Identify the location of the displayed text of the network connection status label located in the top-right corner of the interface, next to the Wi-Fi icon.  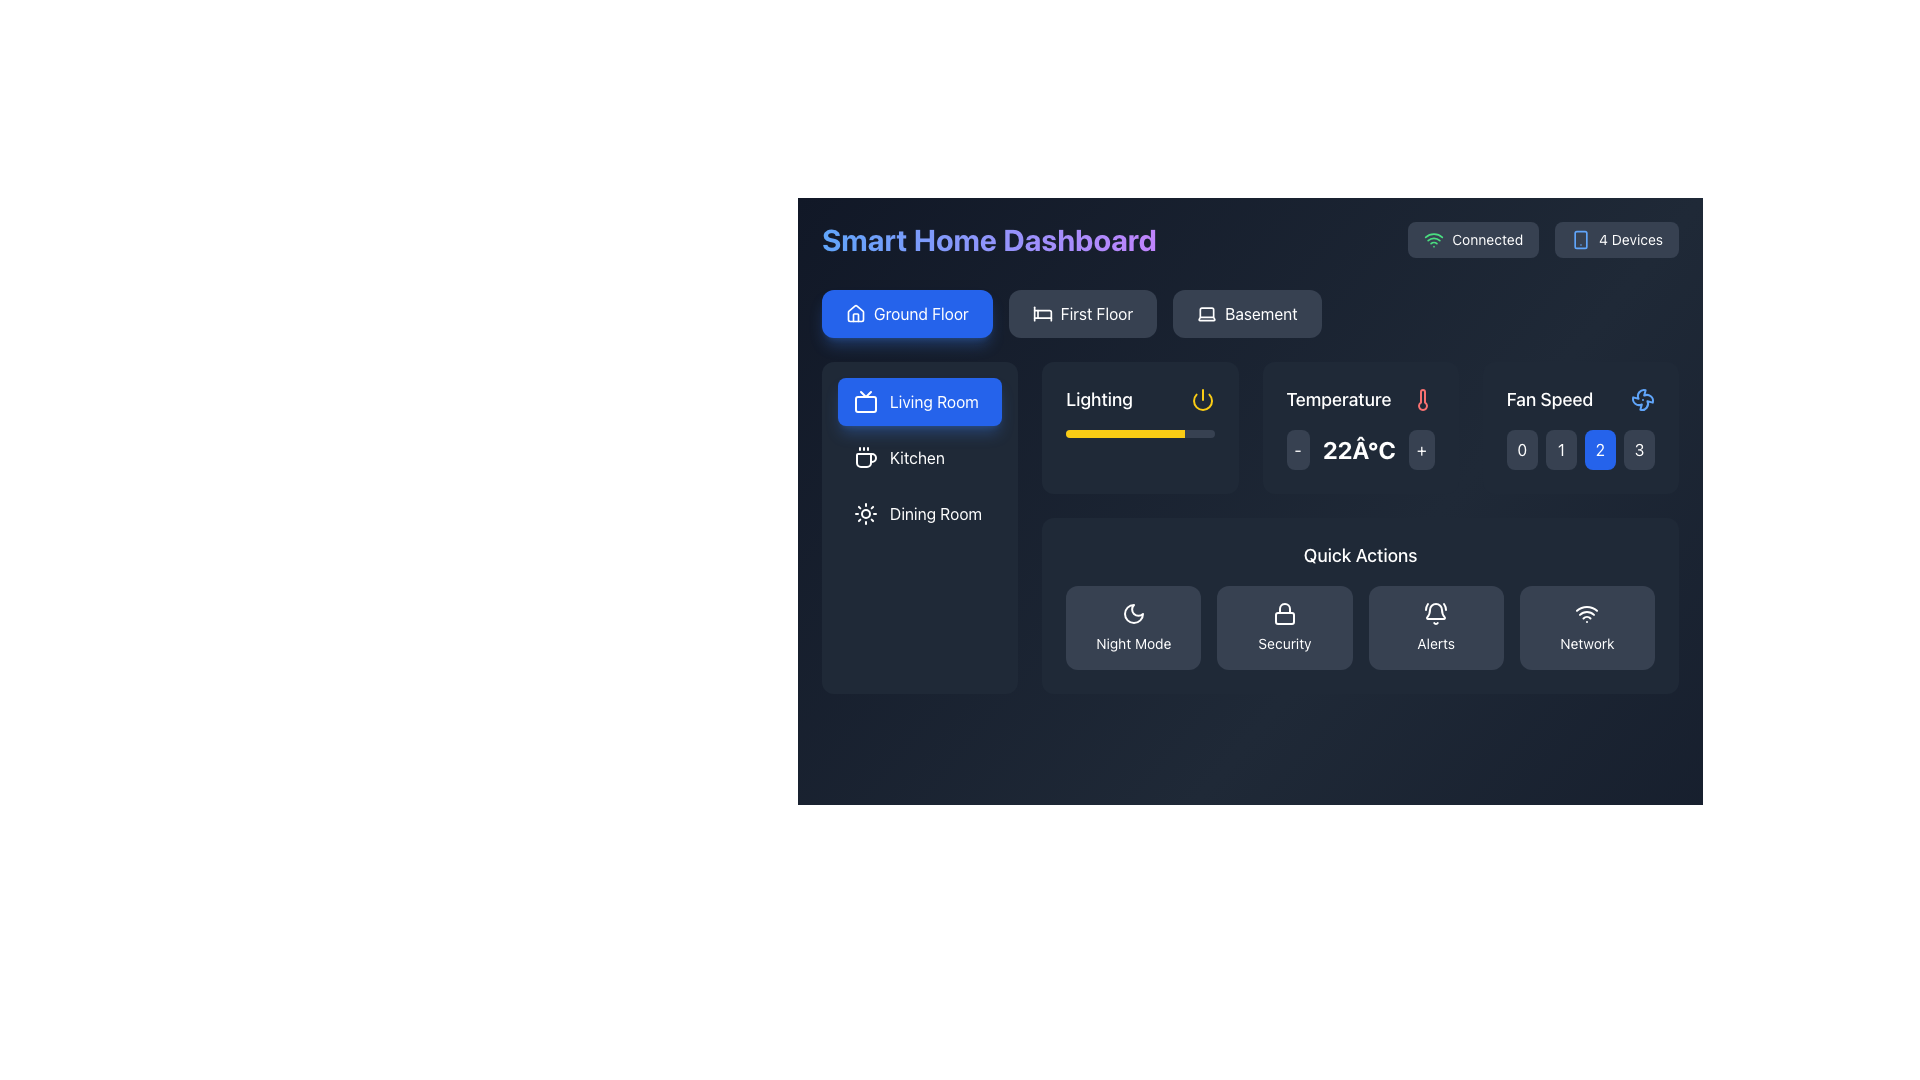
(1487, 238).